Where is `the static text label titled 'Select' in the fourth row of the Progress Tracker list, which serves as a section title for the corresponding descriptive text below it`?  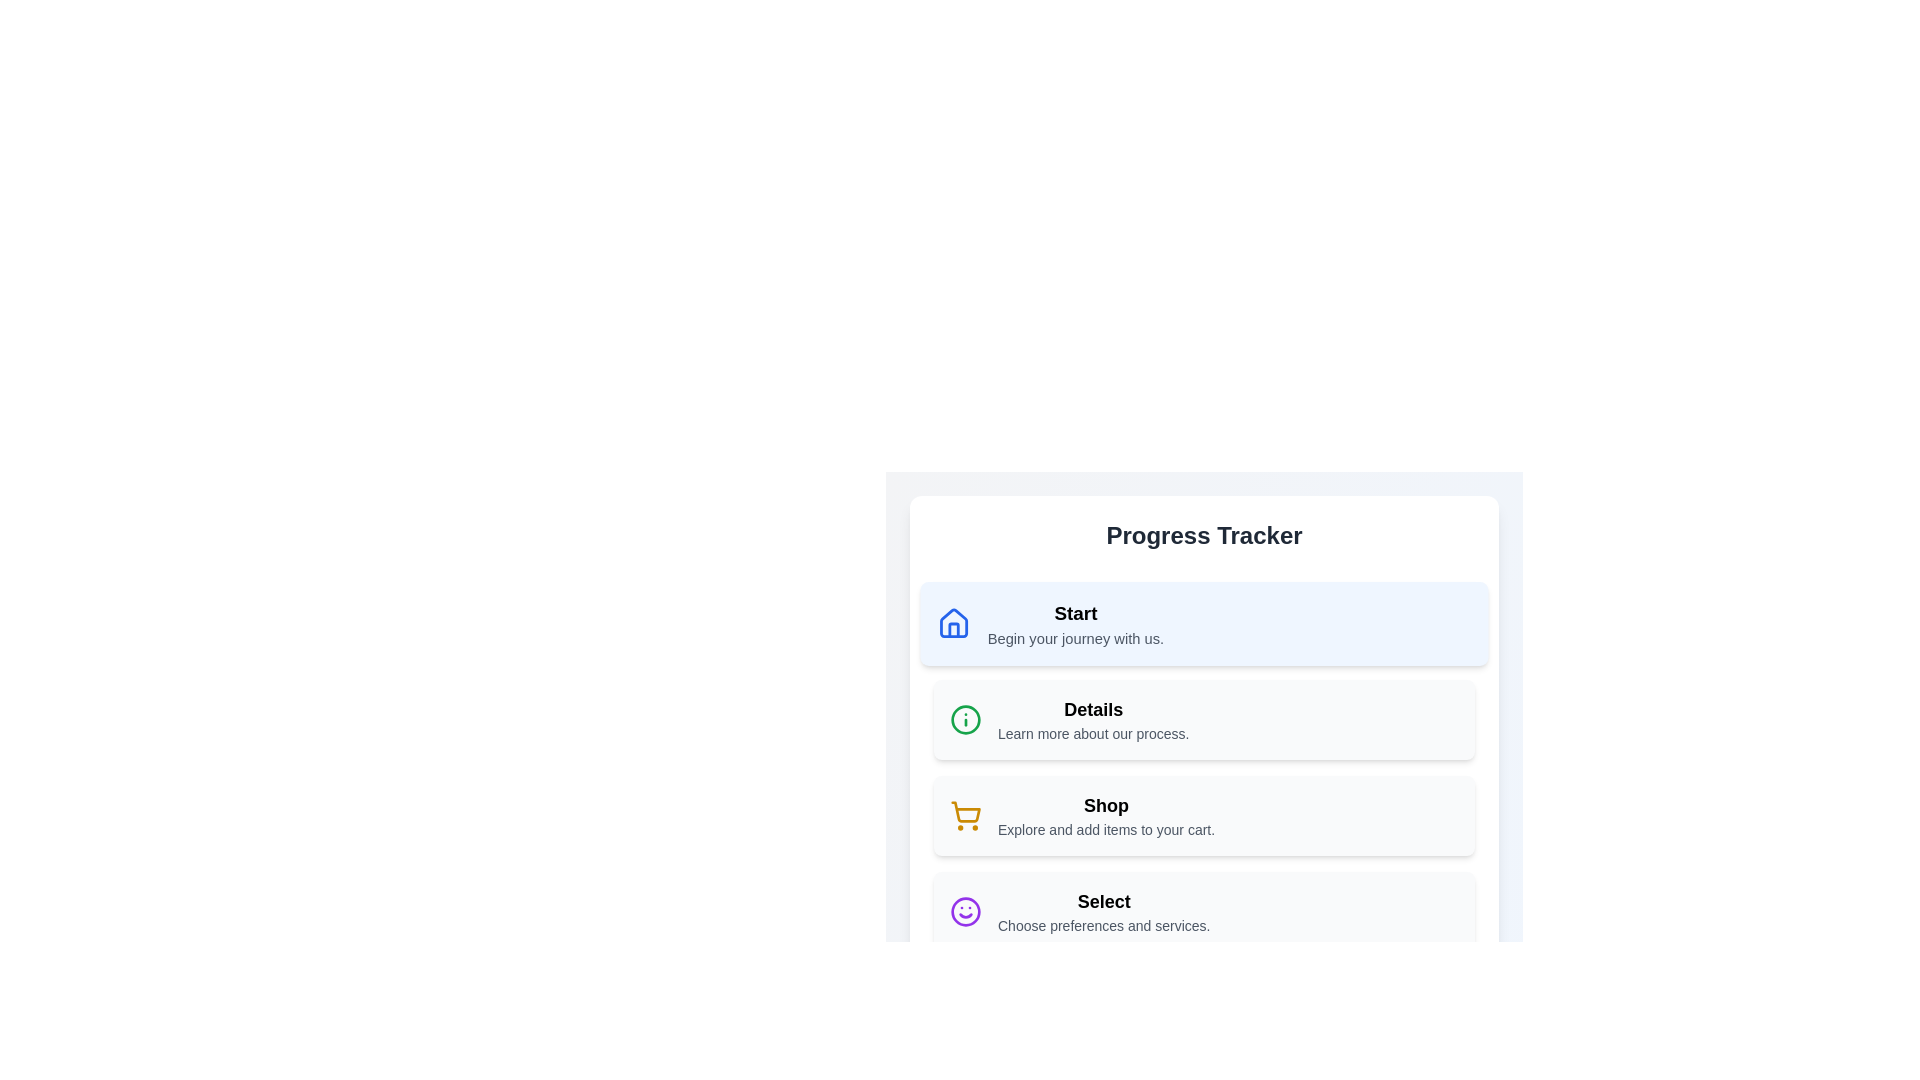
the static text label titled 'Select' in the fourth row of the Progress Tracker list, which serves as a section title for the corresponding descriptive text below it is located at coordinates (1103, 902).